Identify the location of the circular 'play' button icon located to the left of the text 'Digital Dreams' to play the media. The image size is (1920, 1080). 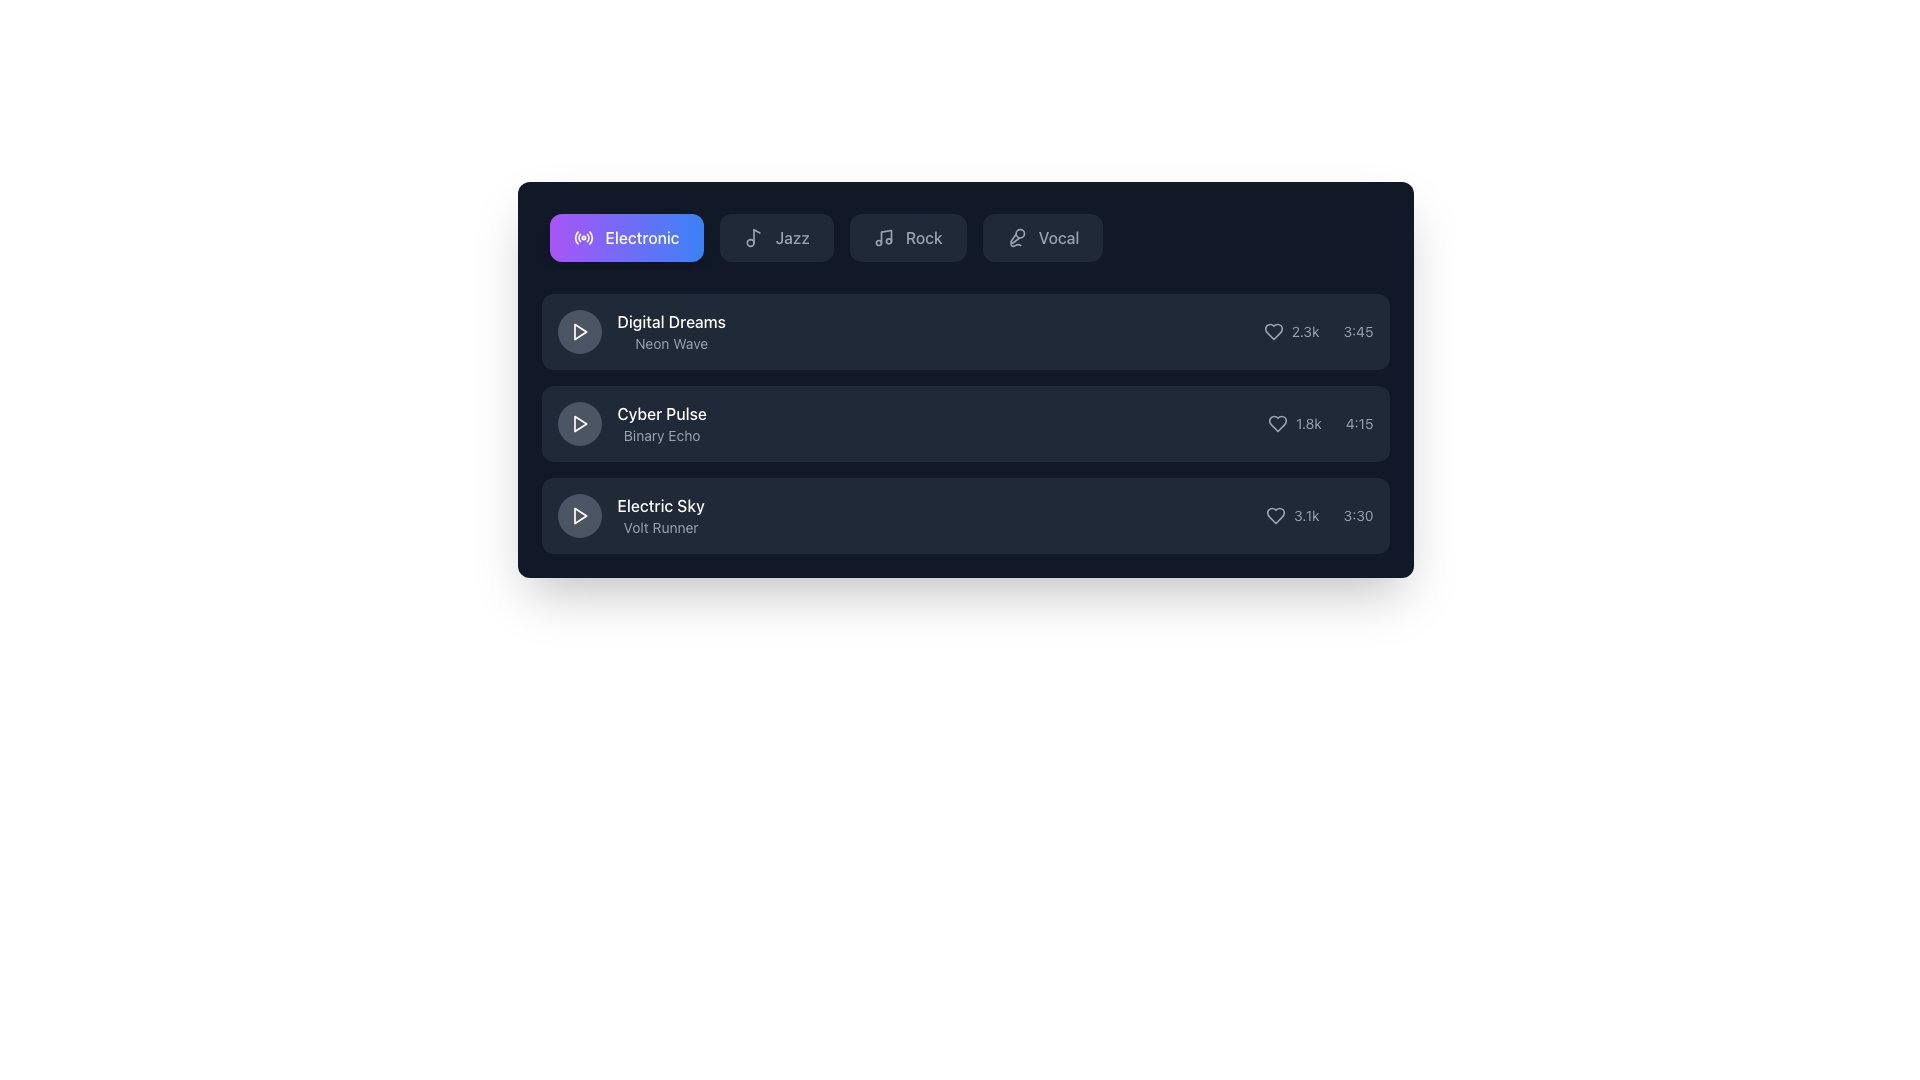
(579, 330).